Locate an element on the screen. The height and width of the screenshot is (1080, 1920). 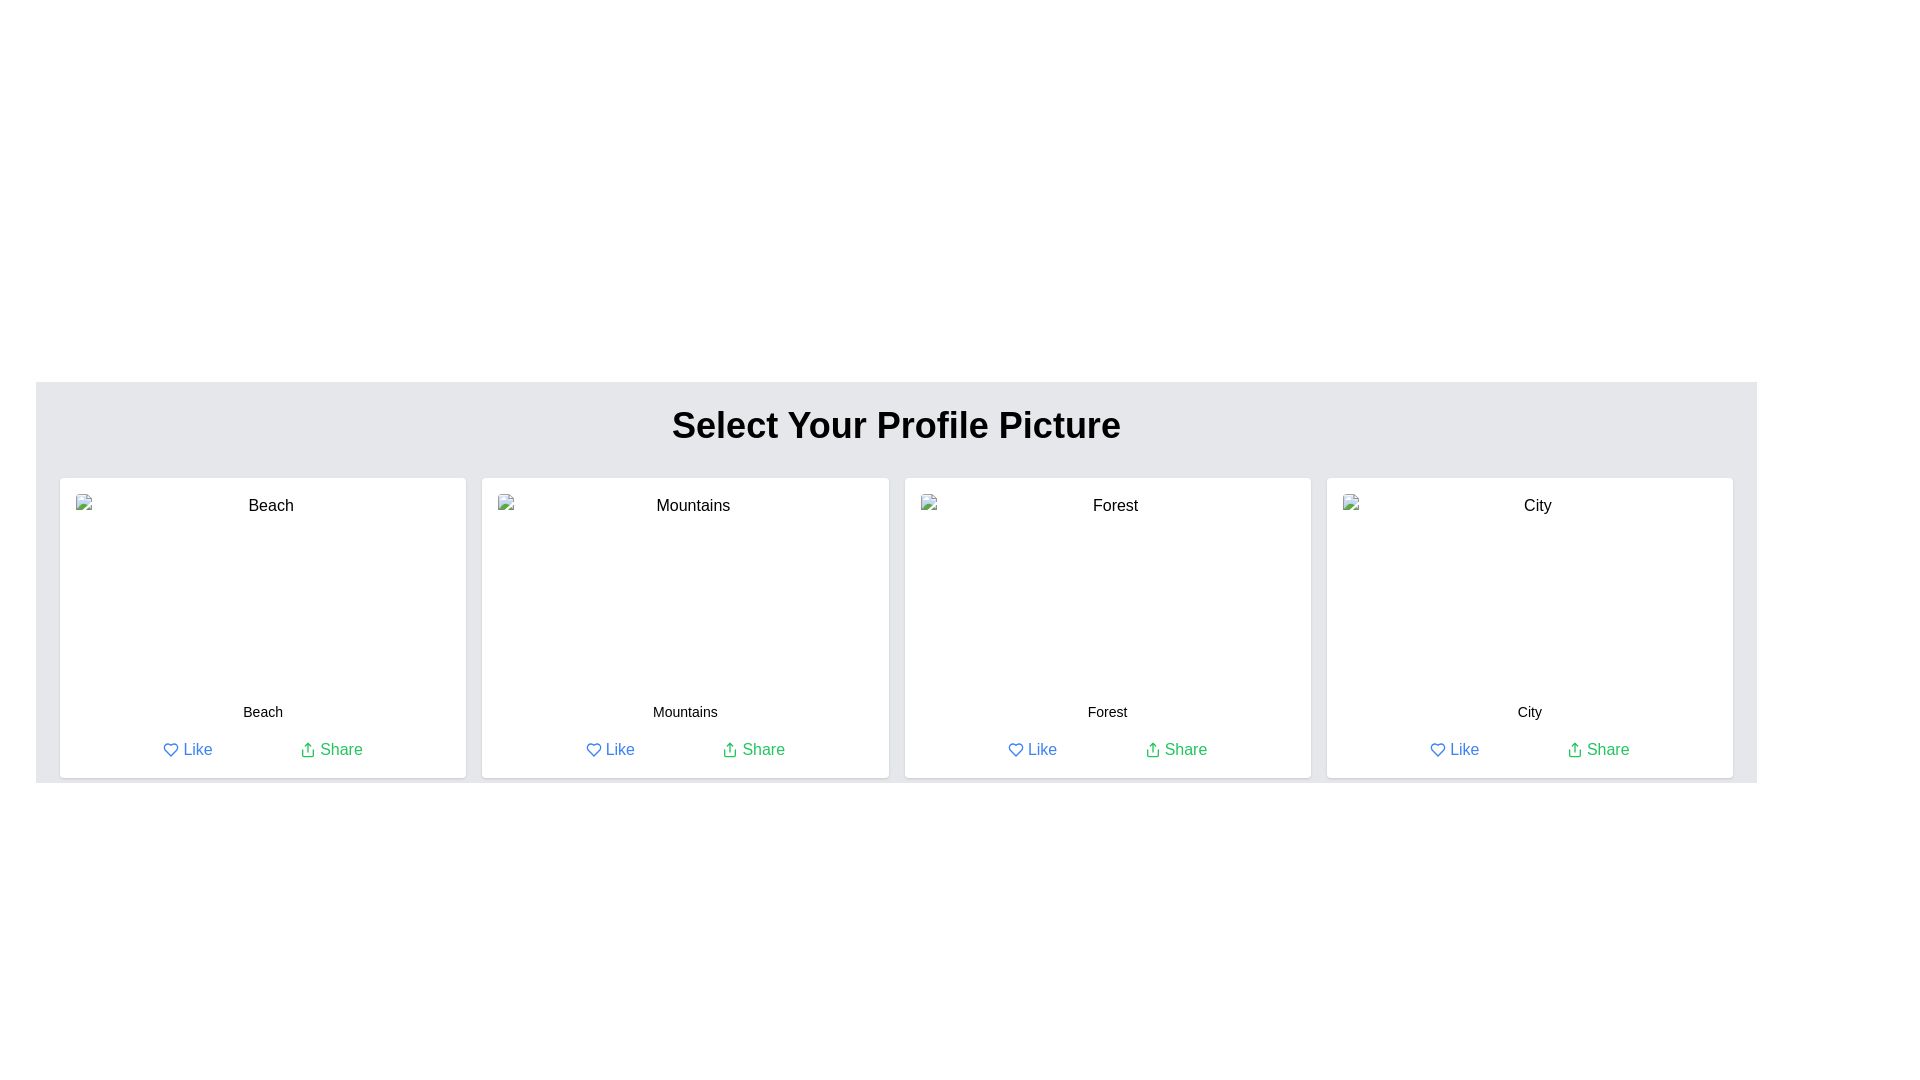
the green 'Share' icon button located at the bottom of the 'Forest' card in the 'Select Your Profile Picture' section is located at coordinates (1152, 749).